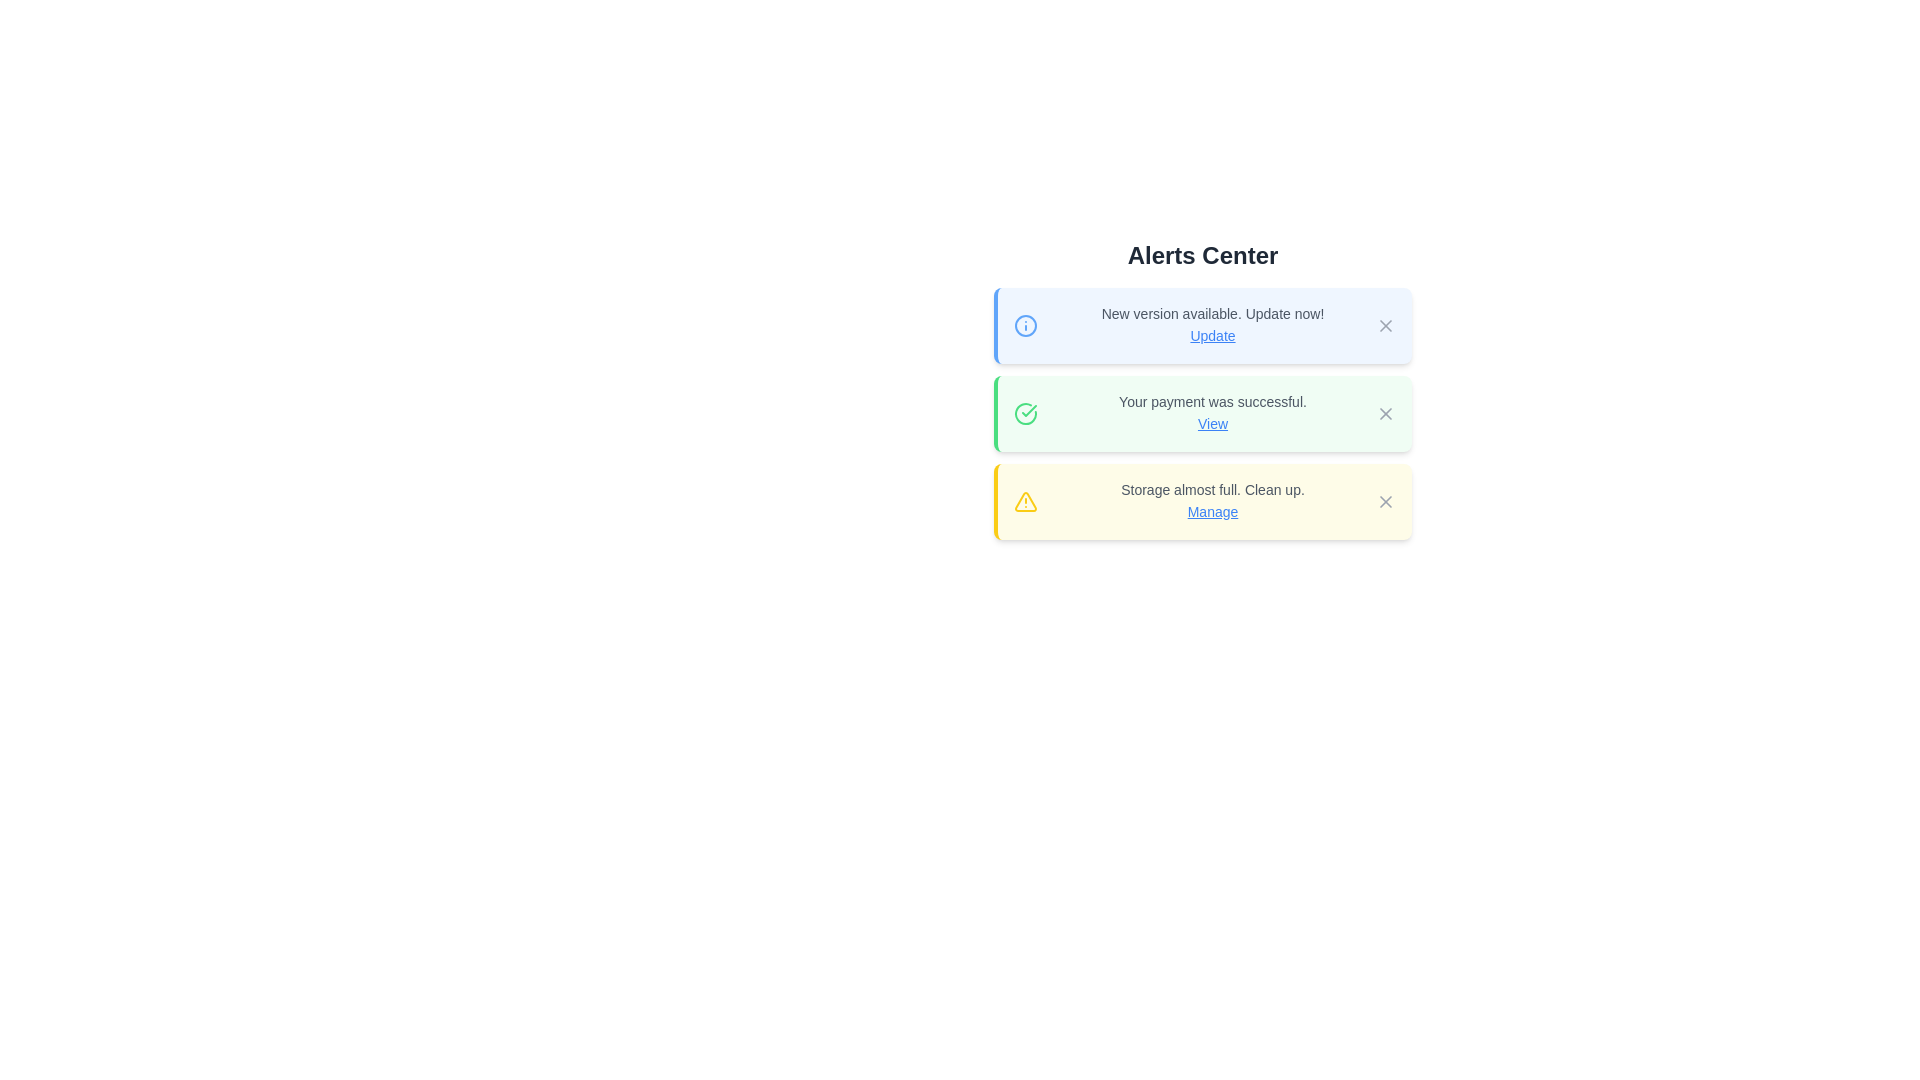  Describe the element at coordinates (1385, 500) in the screenshot. I see `the close button located at the top-right corner of the yellow alert message box labeled 'Storage almost full. Clean up. Manage.'` at that location.